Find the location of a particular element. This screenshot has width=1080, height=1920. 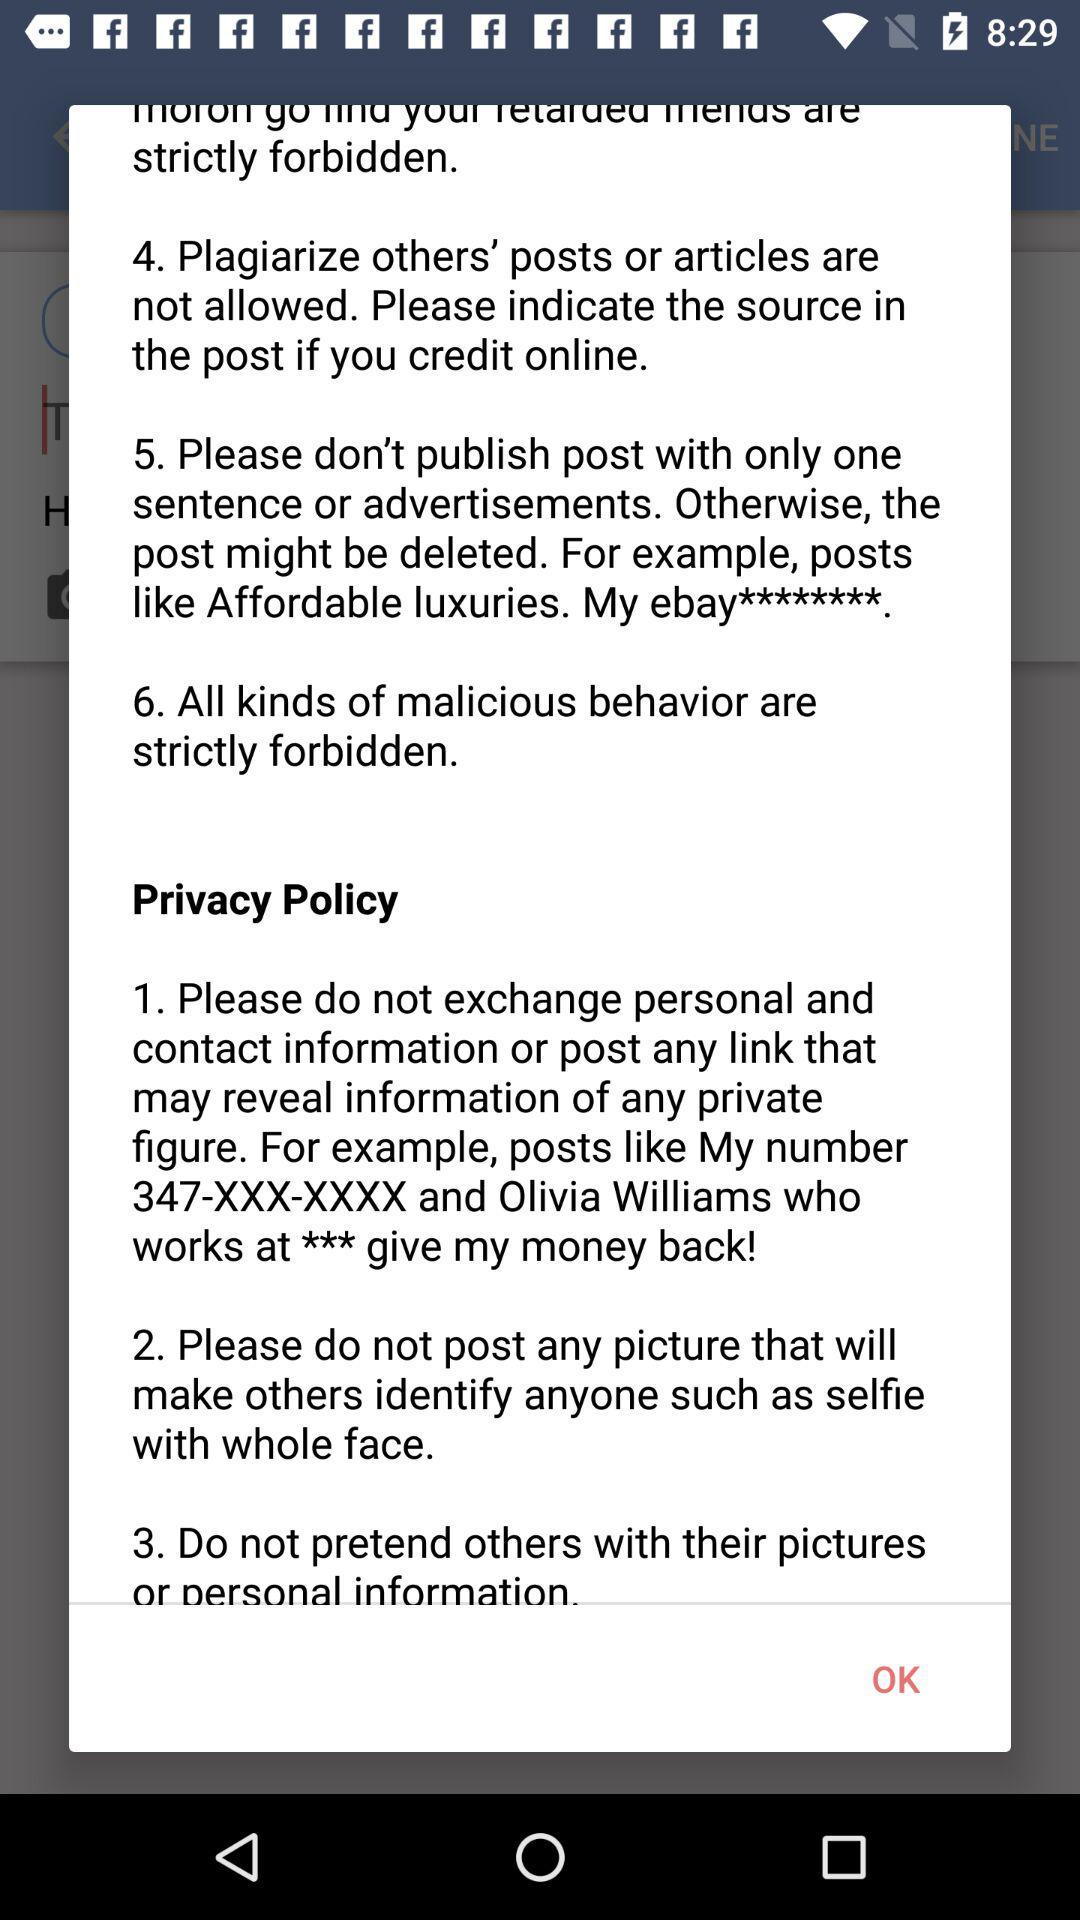

the ok is located at coordinates (894, 1678).